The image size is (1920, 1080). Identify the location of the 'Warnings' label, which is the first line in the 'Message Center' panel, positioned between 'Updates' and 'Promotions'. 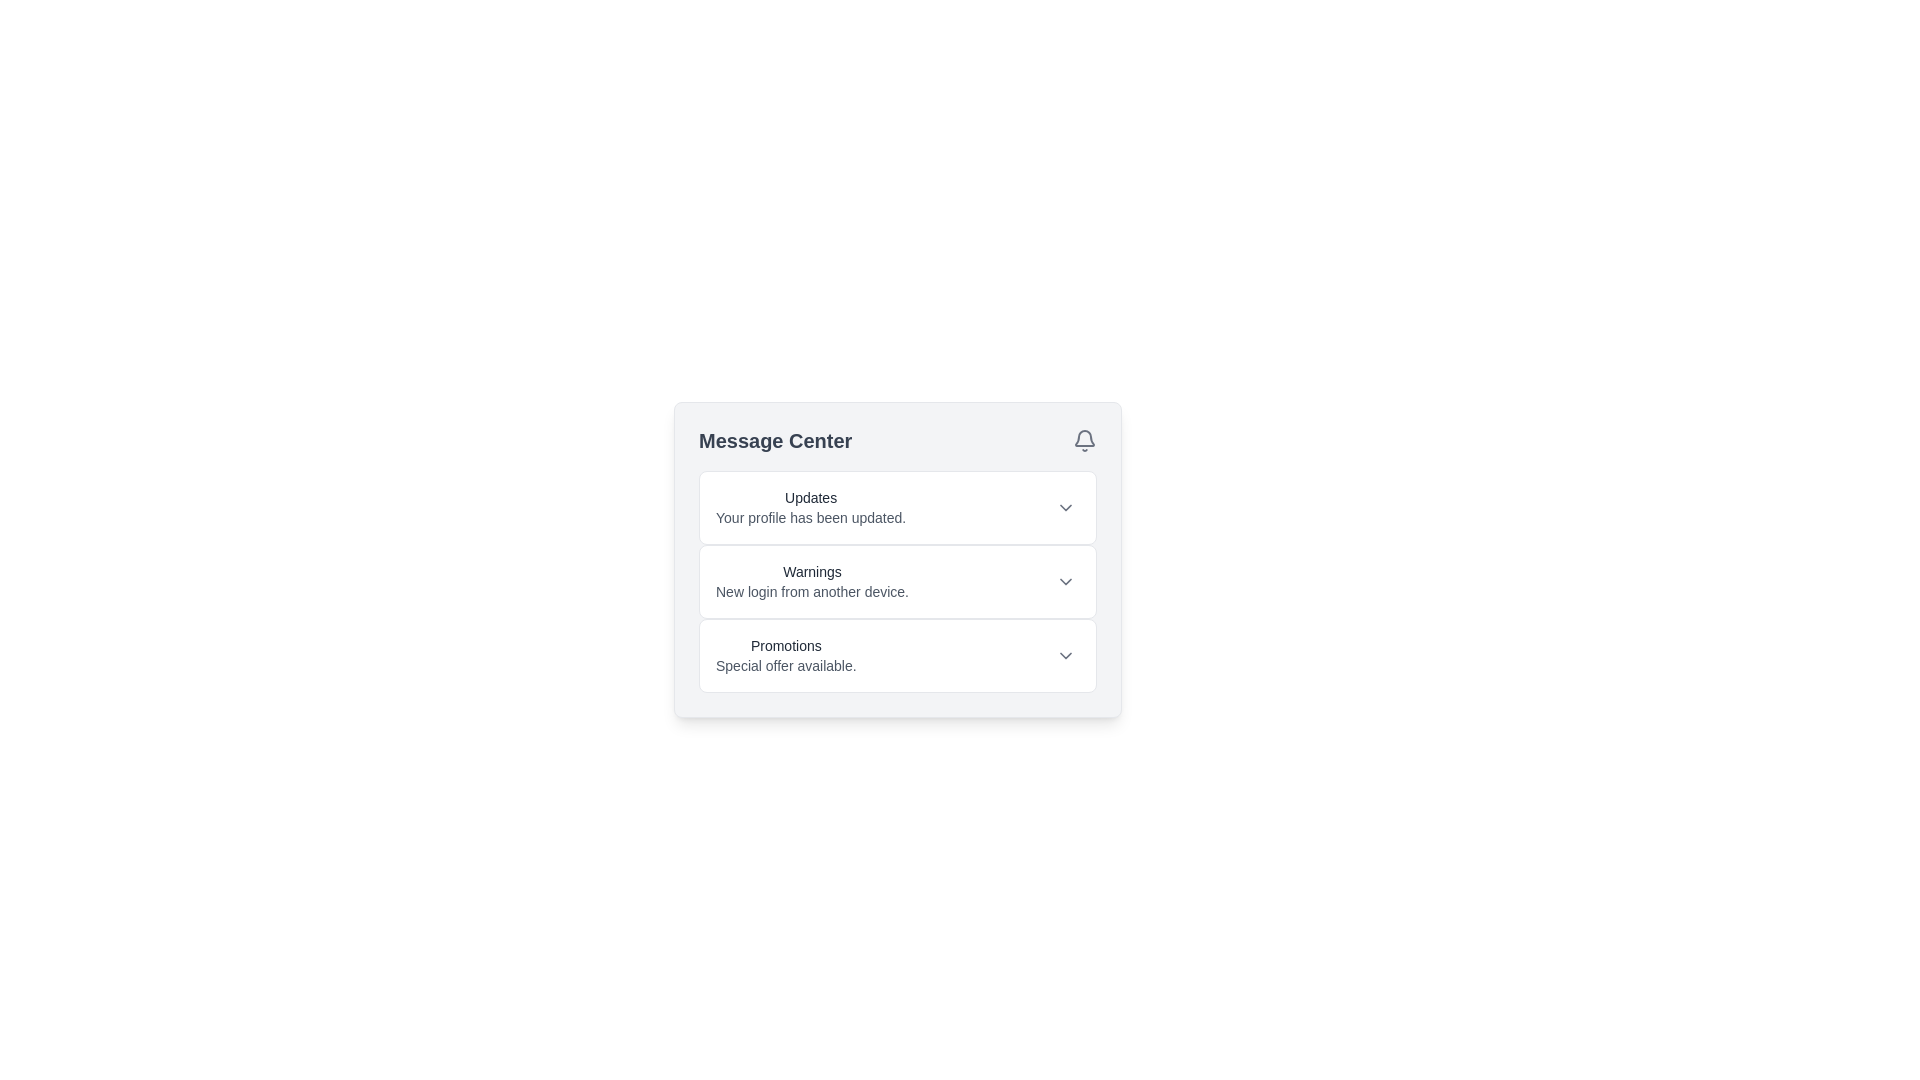
(812, 571).